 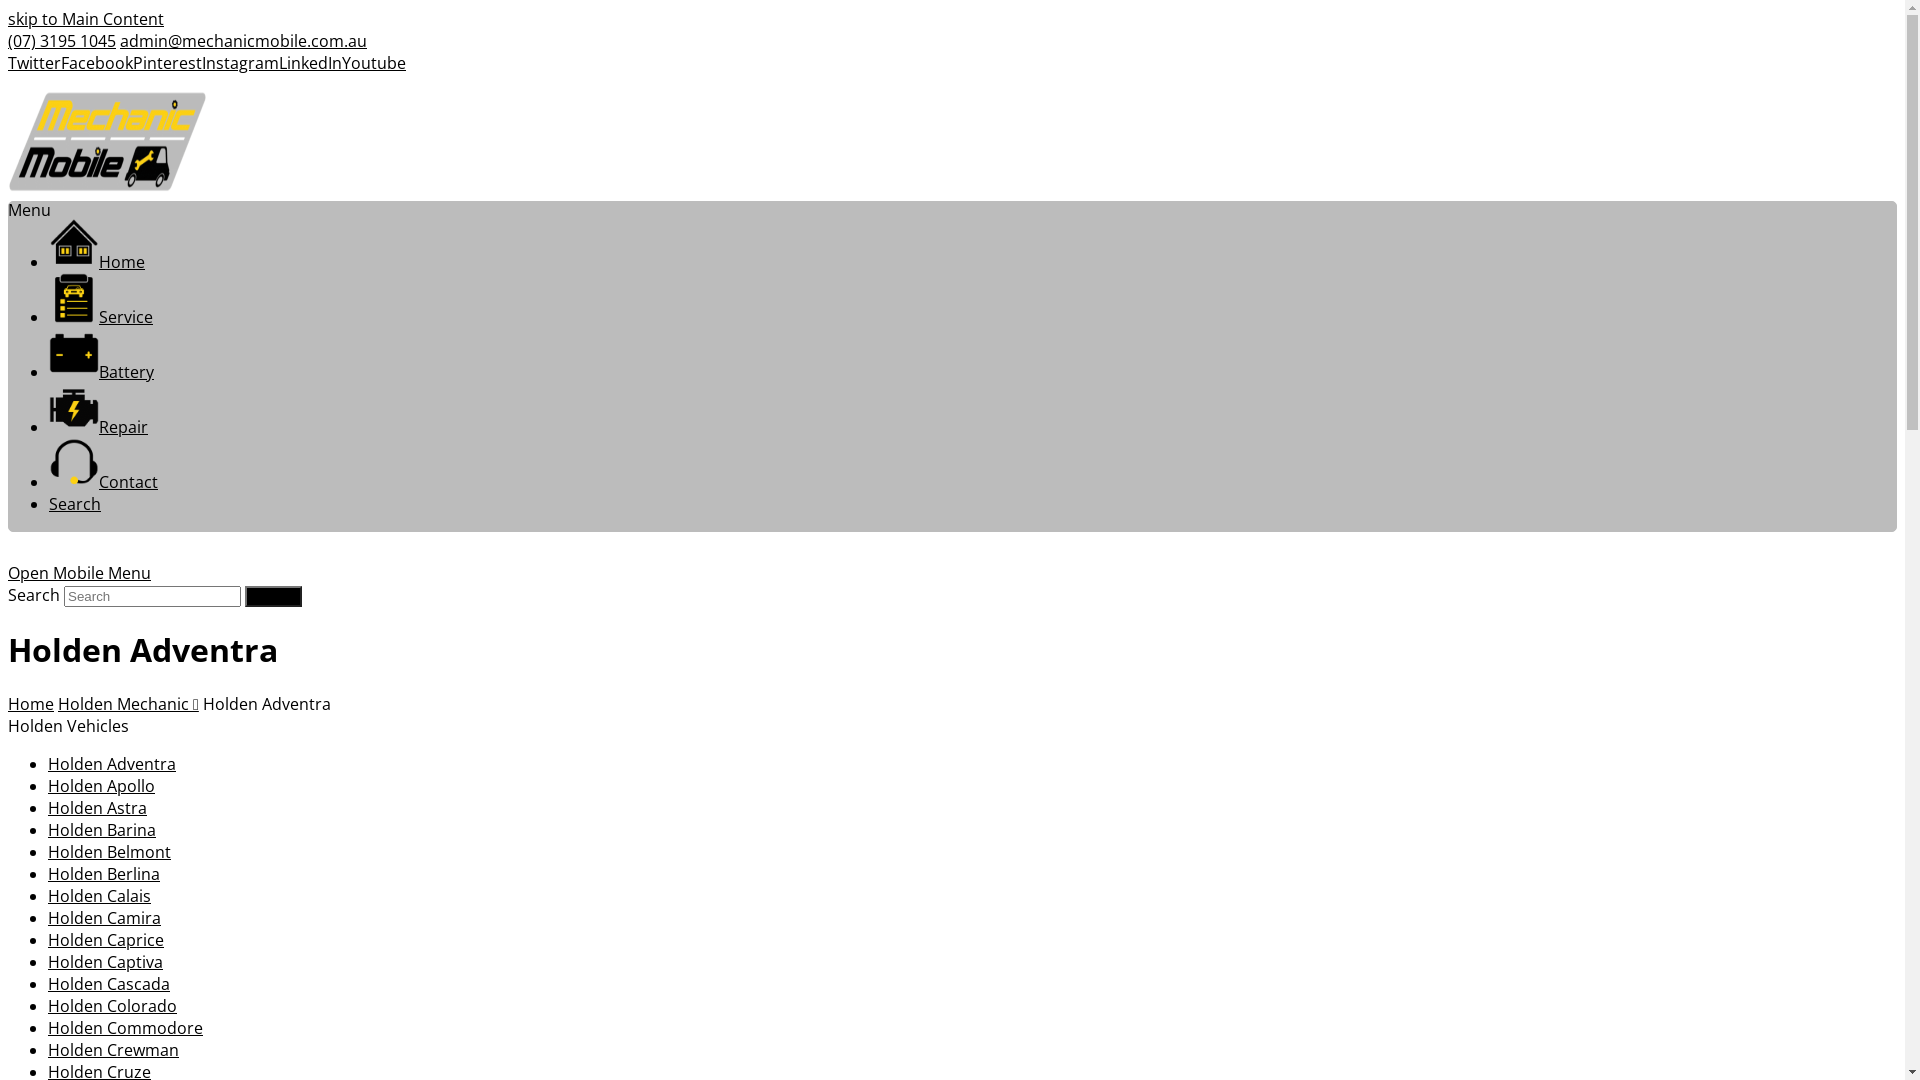 What do you see at coordinates (272, 595) in the screenshot?
I see `'Submit'` at bounding box center [272, 595].